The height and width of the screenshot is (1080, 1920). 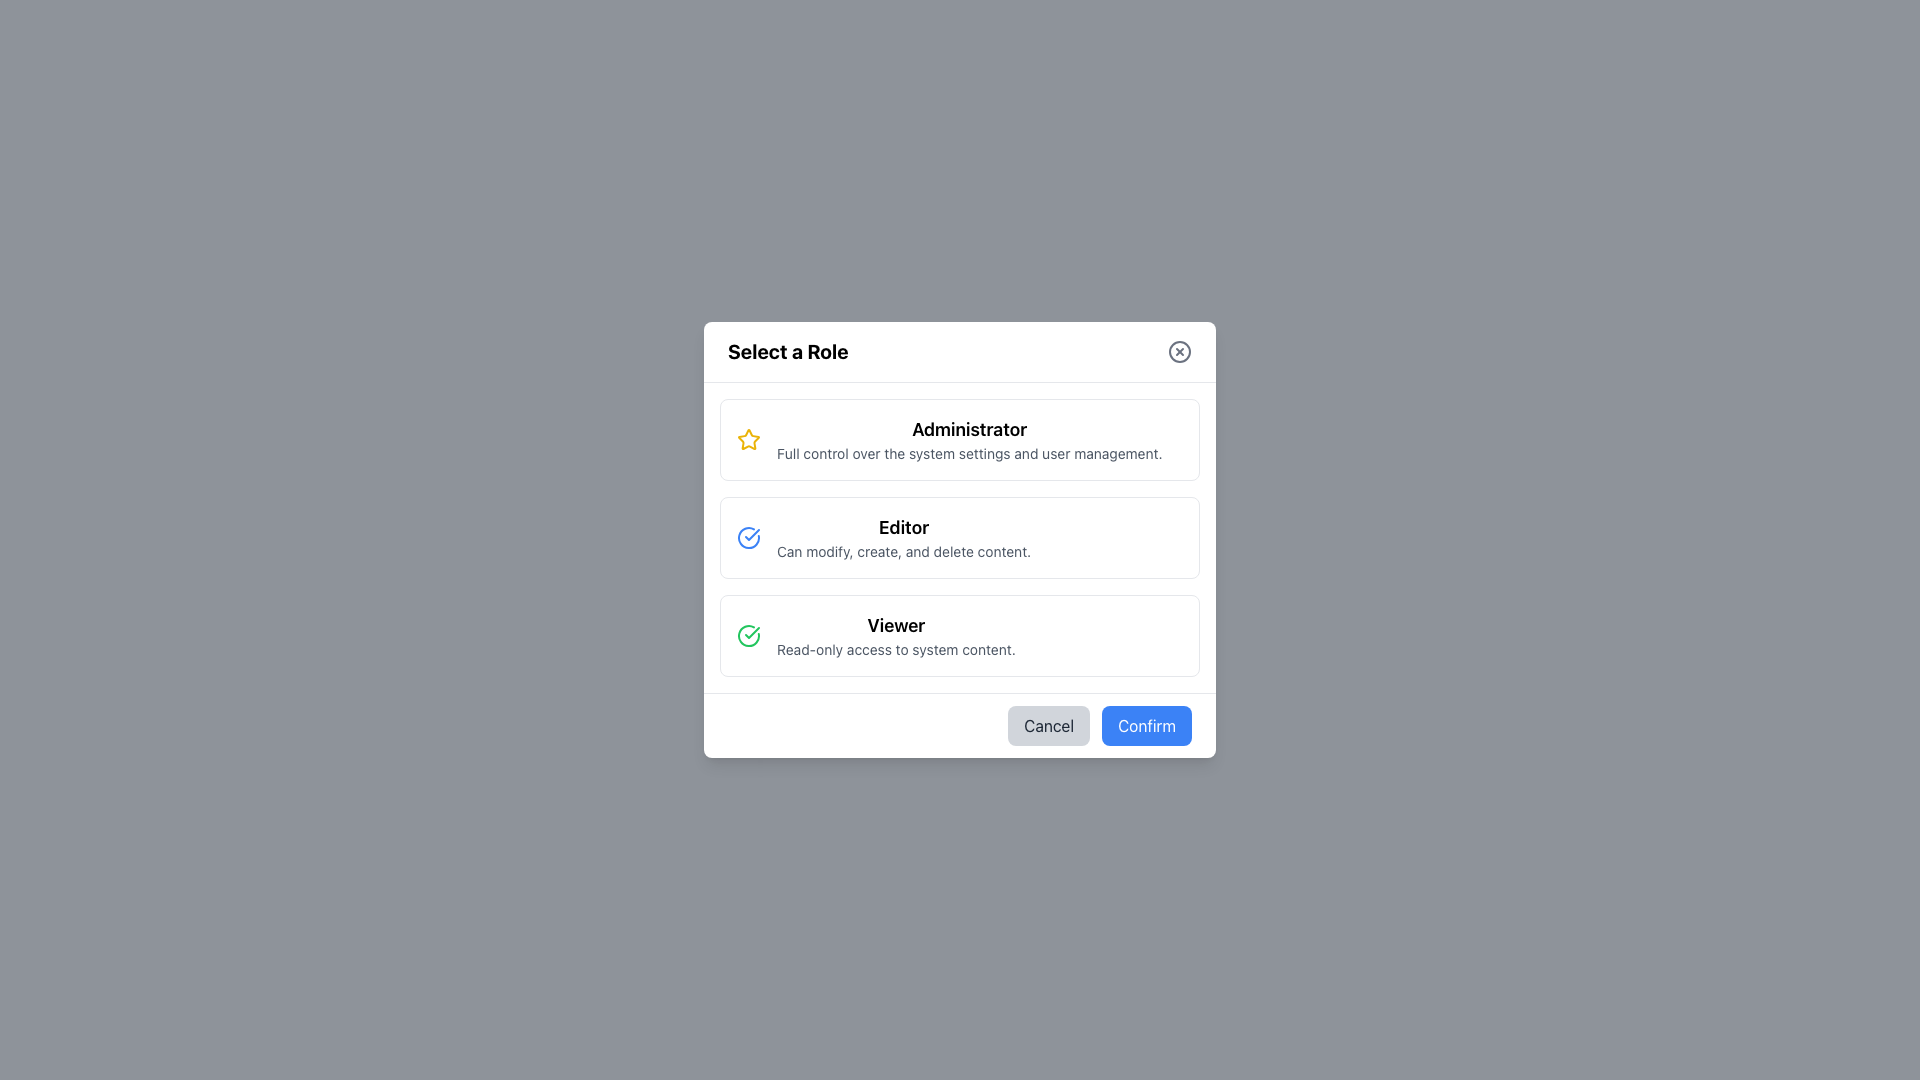 What do you see at coordinates (903, 527) in the screenshot?
I see `text from the 'Editor' label, which is displayed in a bold and slightly enlarged font, positioned centrally in the second group of options in the modal dialog` at bounding box center [903, 527].